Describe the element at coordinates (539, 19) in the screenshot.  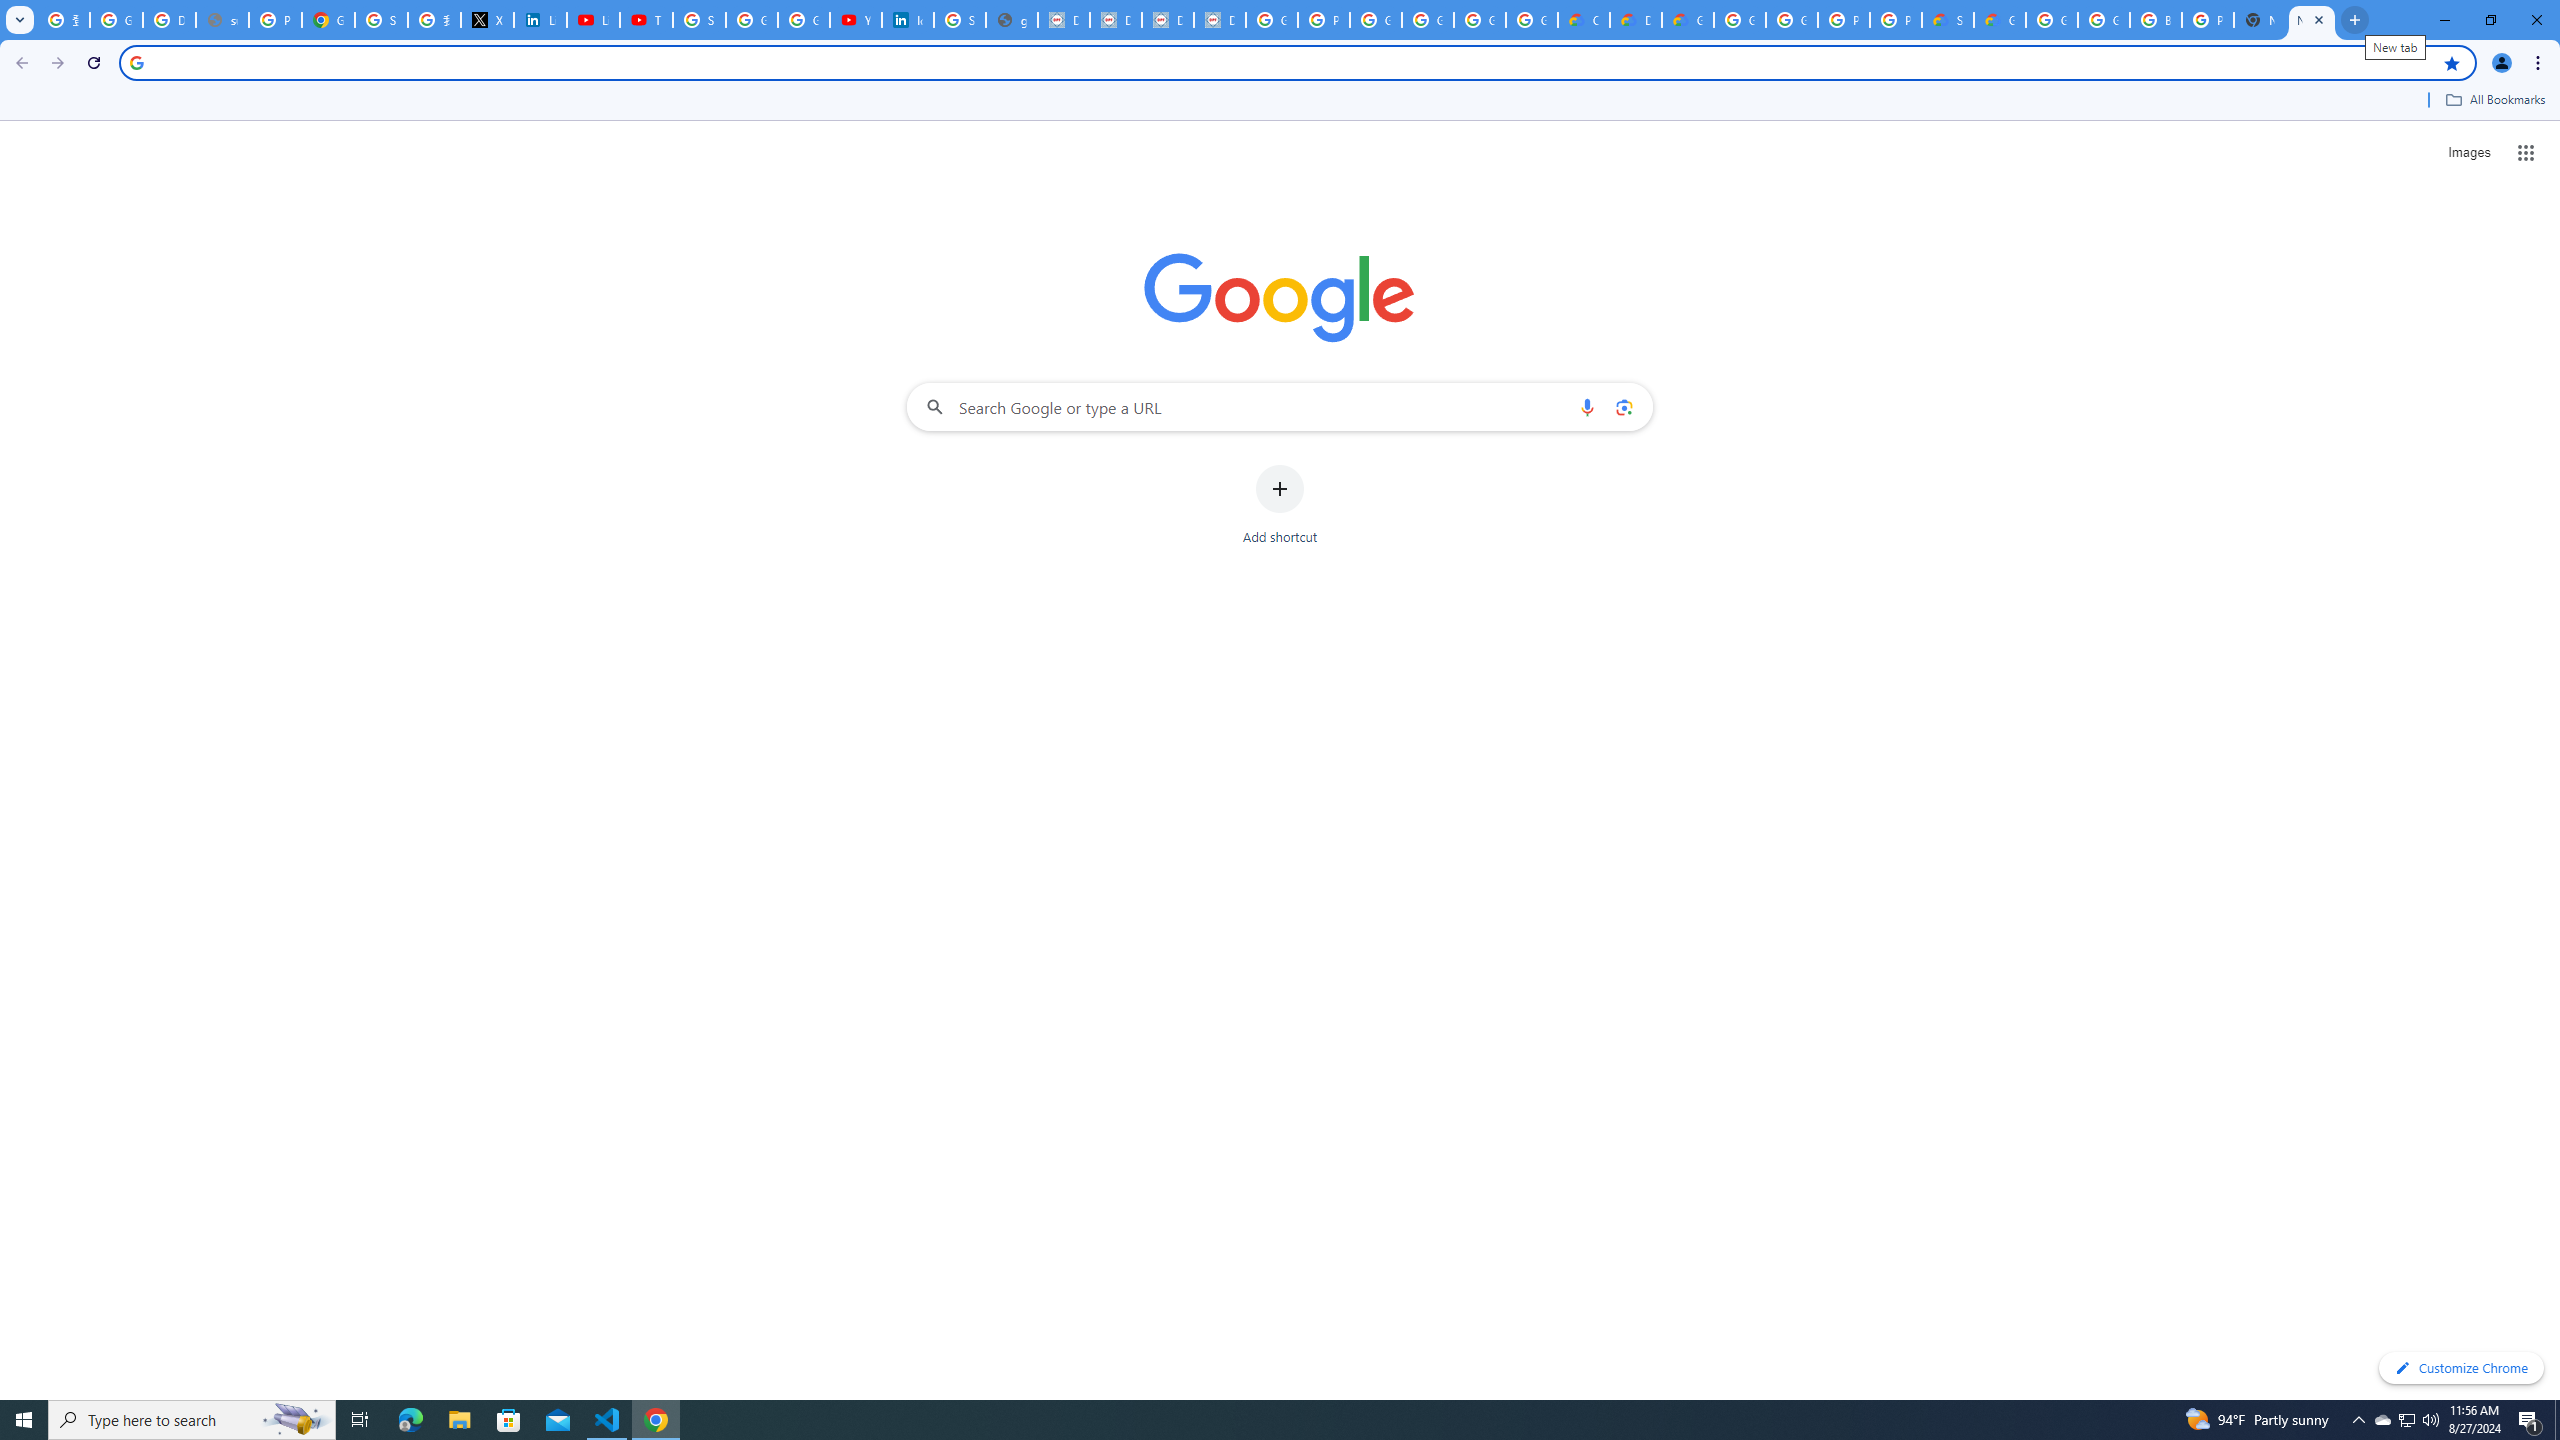
I see `'LinkedIn Privacy Policy'` at that location.